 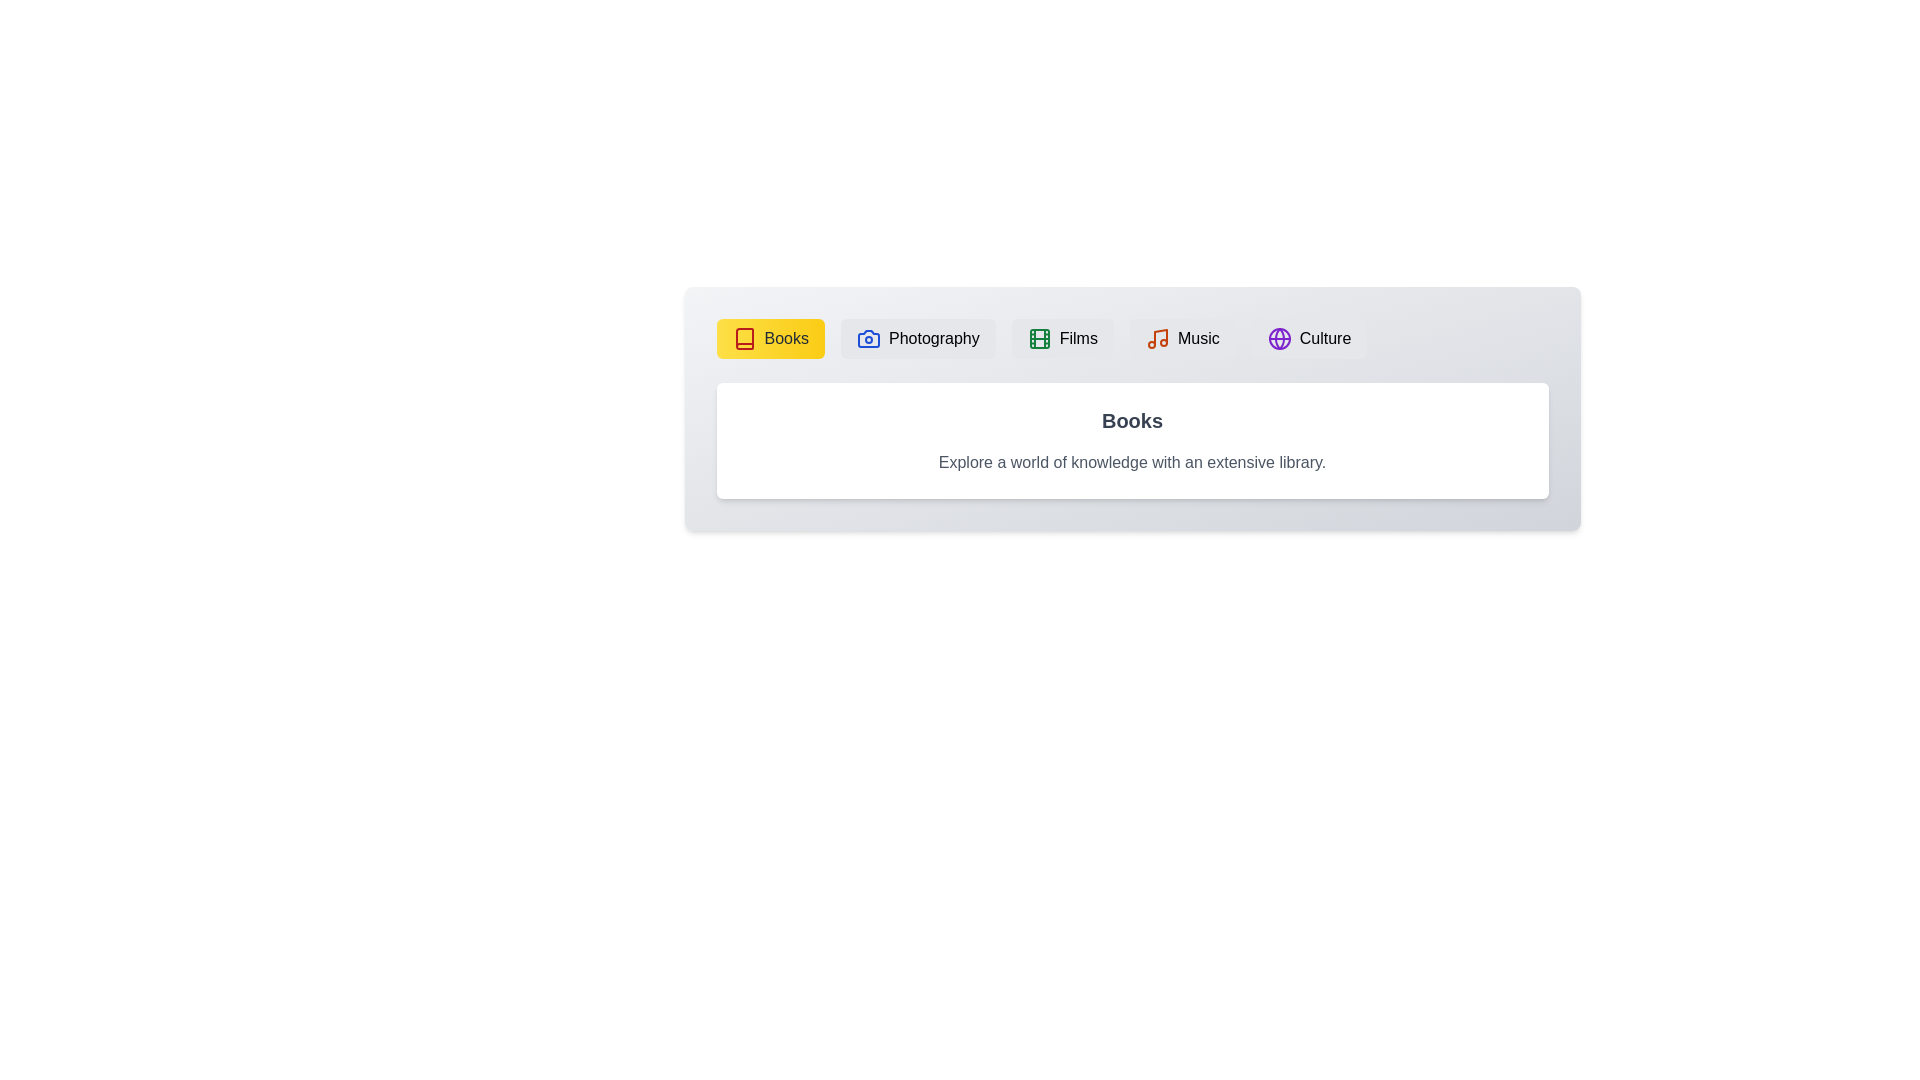 What do you see at coordinates (1060, 338) in the screenshot?
I see `the tab titled Films to activate its content` at bounding box center [1060, 338].